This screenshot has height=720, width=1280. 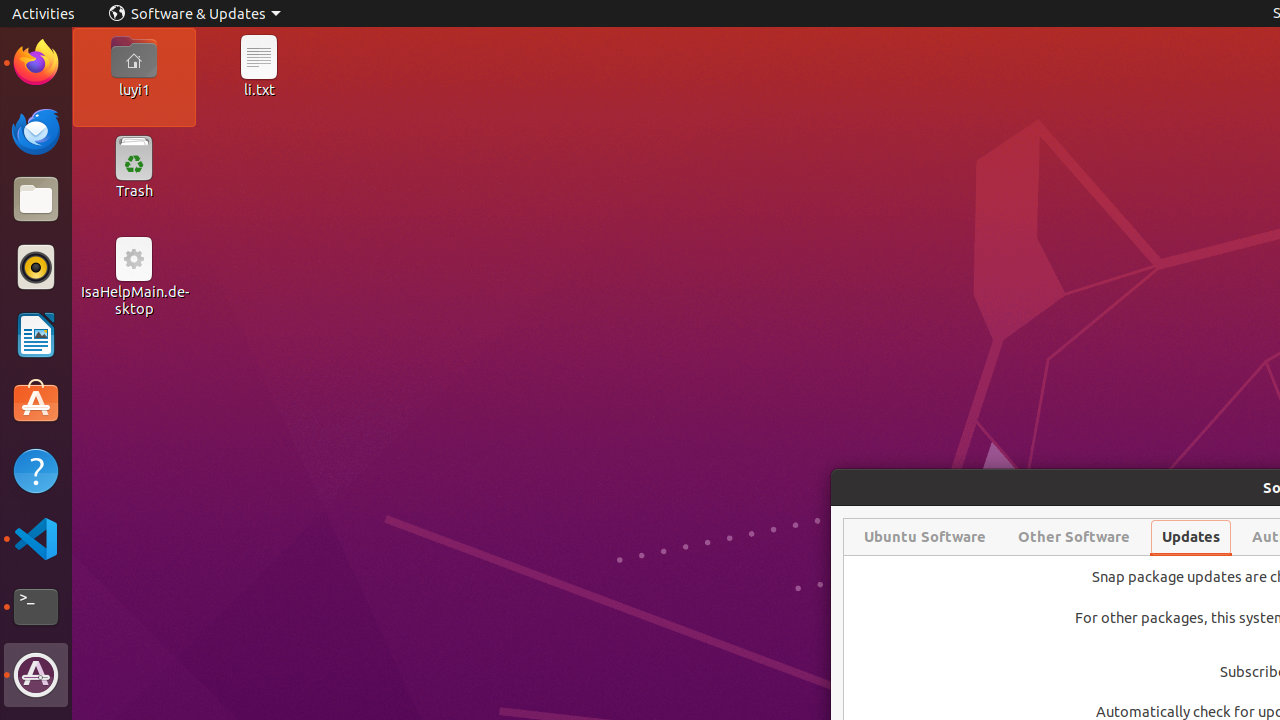 What do you see at coordinates (132, 88) in the screenshot?
I see `'luyi1'` at bounding box center [132, 88].